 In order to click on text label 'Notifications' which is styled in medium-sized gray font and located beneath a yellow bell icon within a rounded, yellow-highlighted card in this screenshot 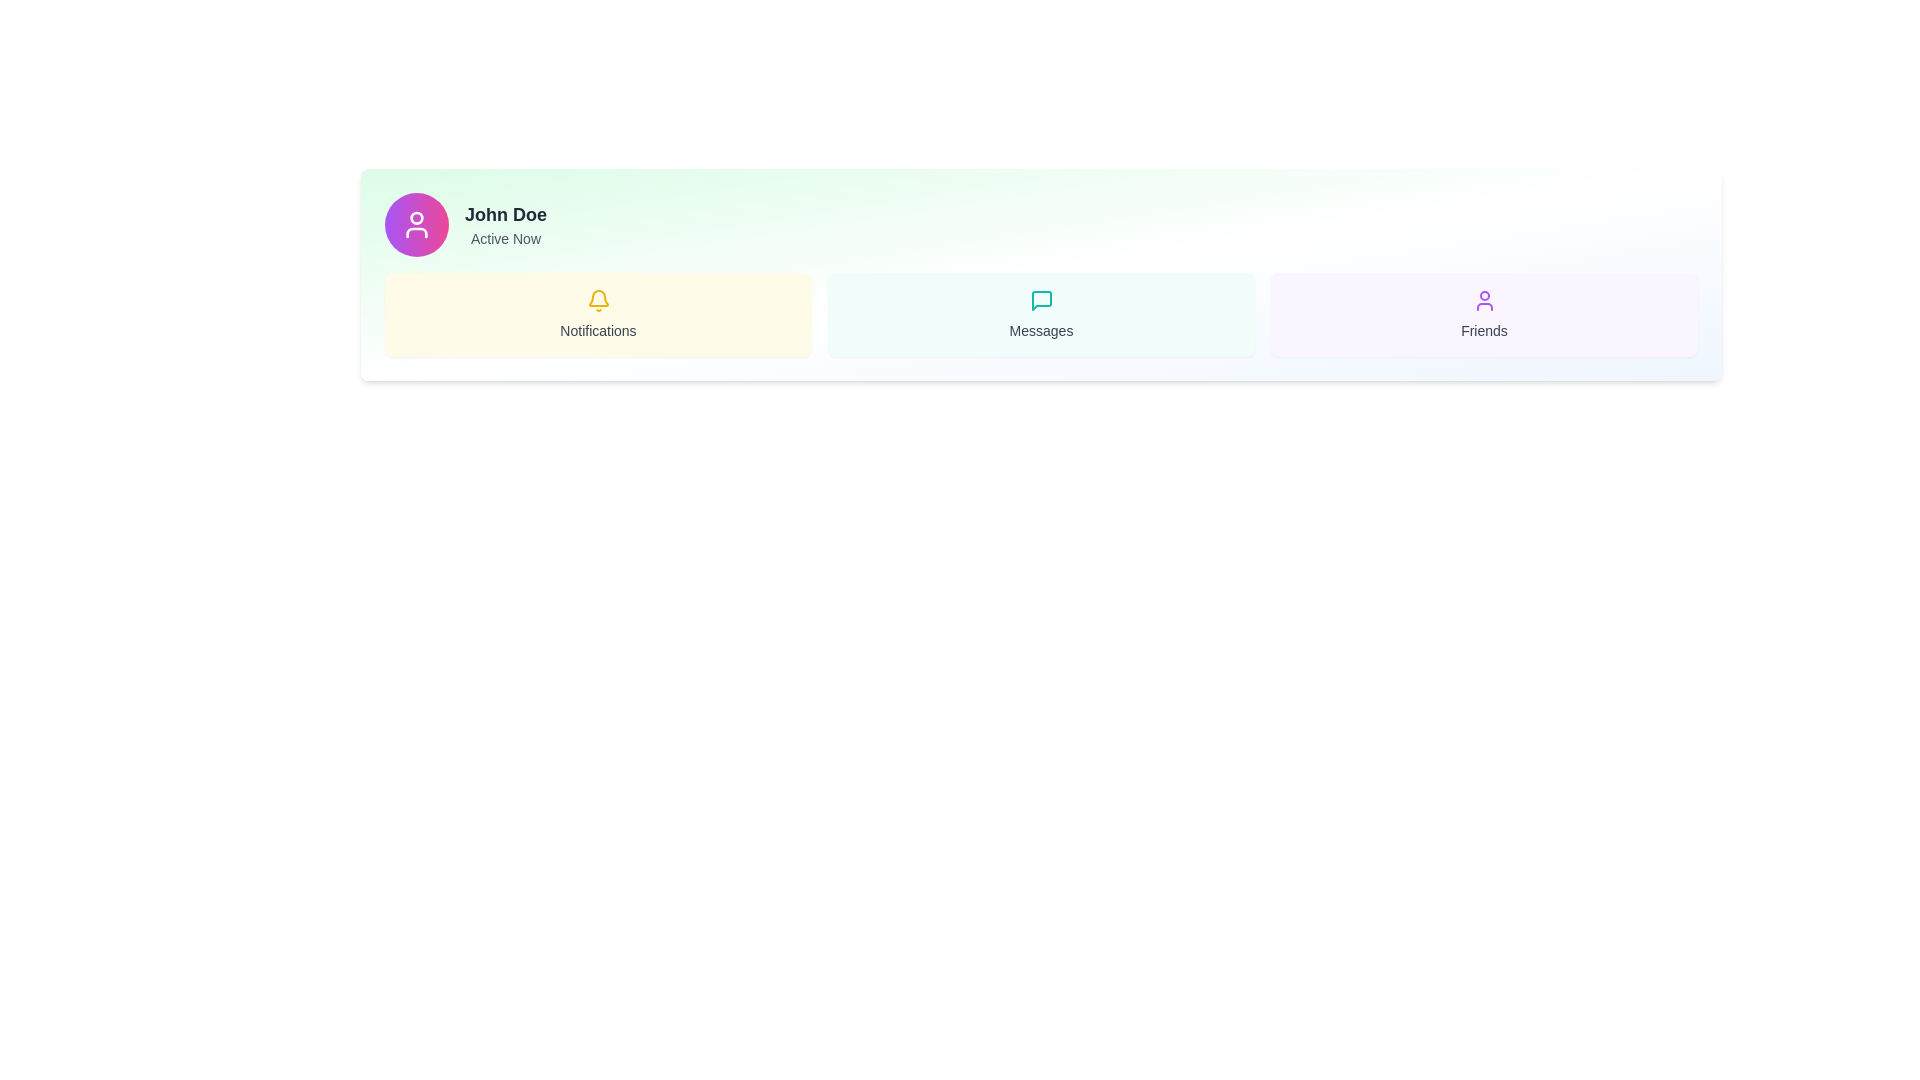, I will do `click(597, 330)`.